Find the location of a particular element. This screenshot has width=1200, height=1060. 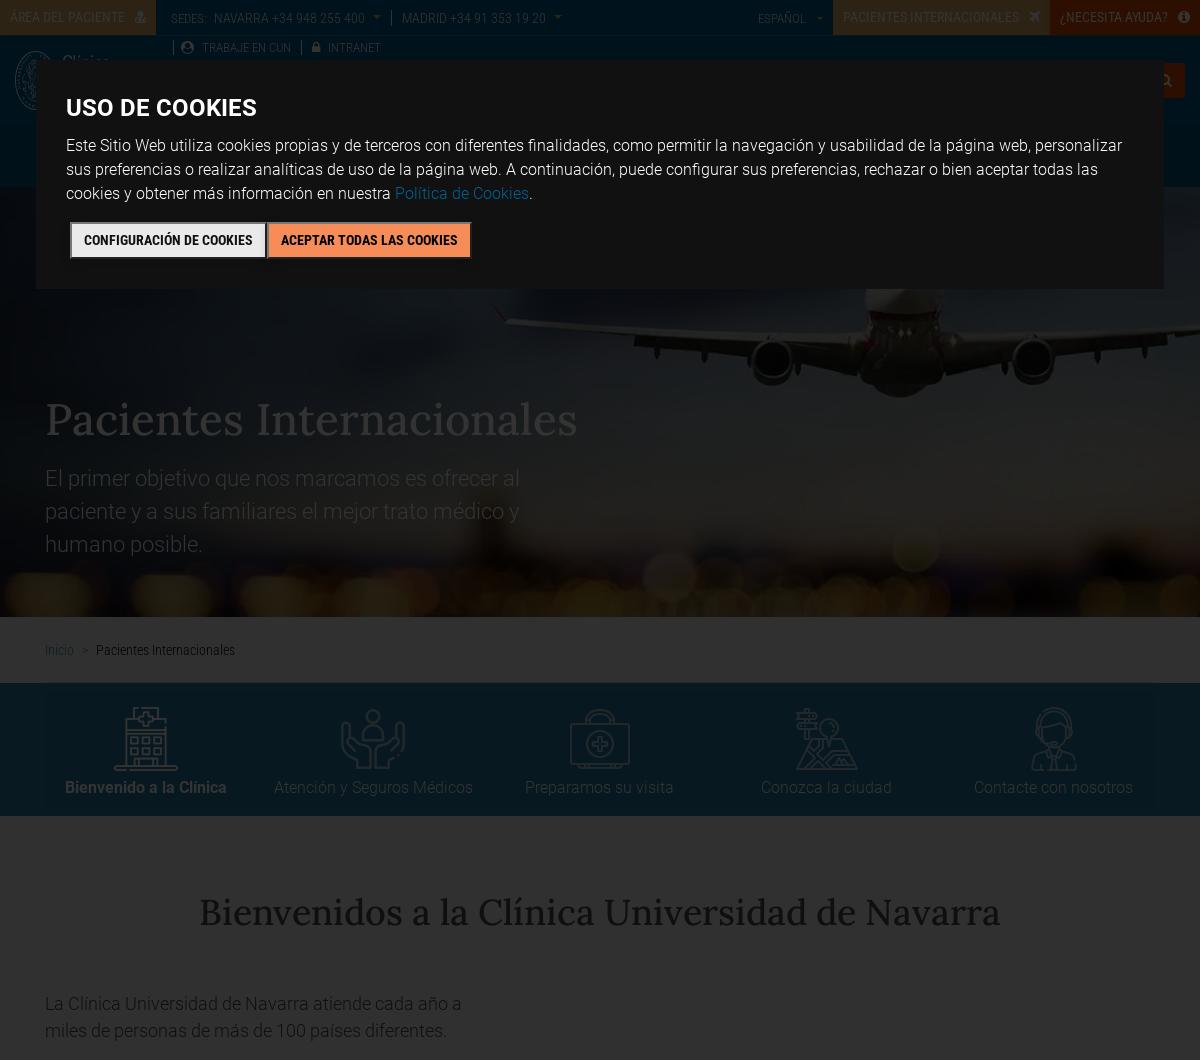

'Chequeos y salud' is located at coordinates (331, 154).